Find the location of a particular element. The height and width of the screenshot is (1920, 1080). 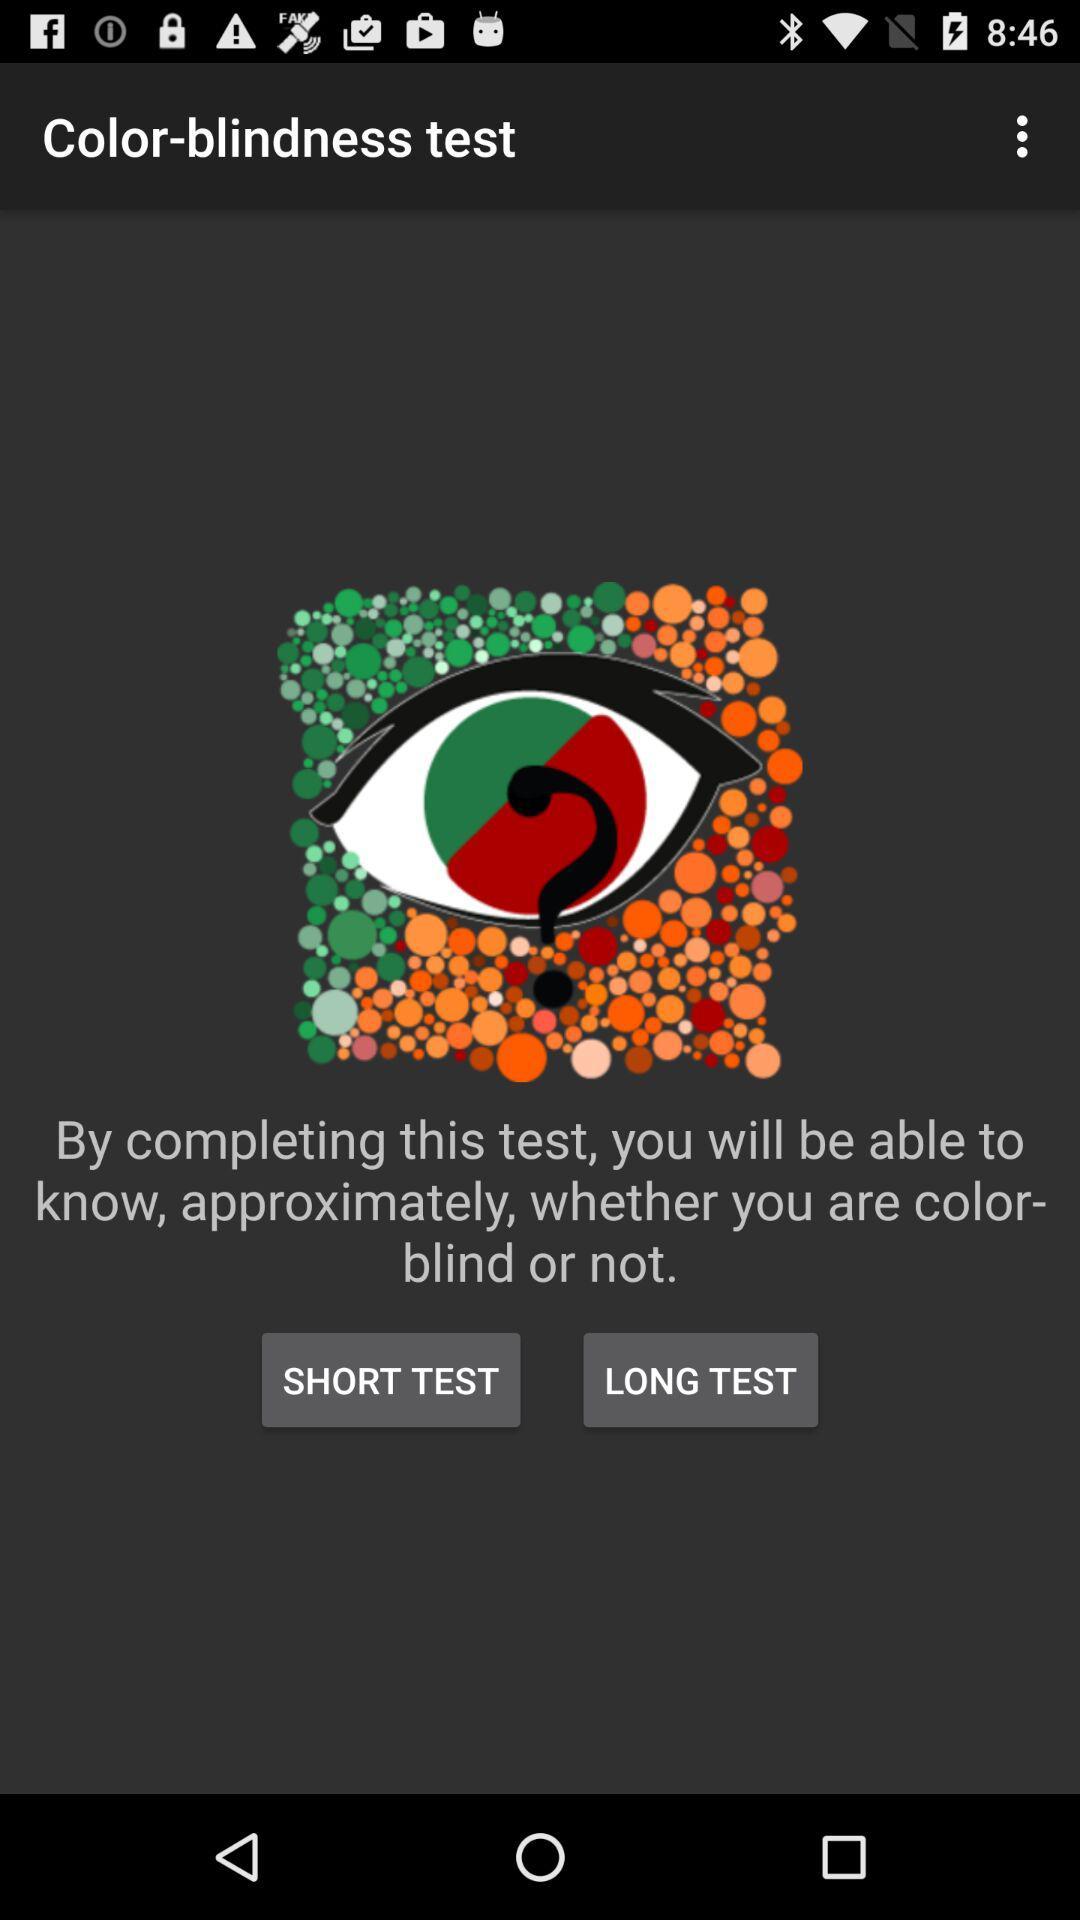

the icon below the by completing this item is located at coordinates (391, 1379).